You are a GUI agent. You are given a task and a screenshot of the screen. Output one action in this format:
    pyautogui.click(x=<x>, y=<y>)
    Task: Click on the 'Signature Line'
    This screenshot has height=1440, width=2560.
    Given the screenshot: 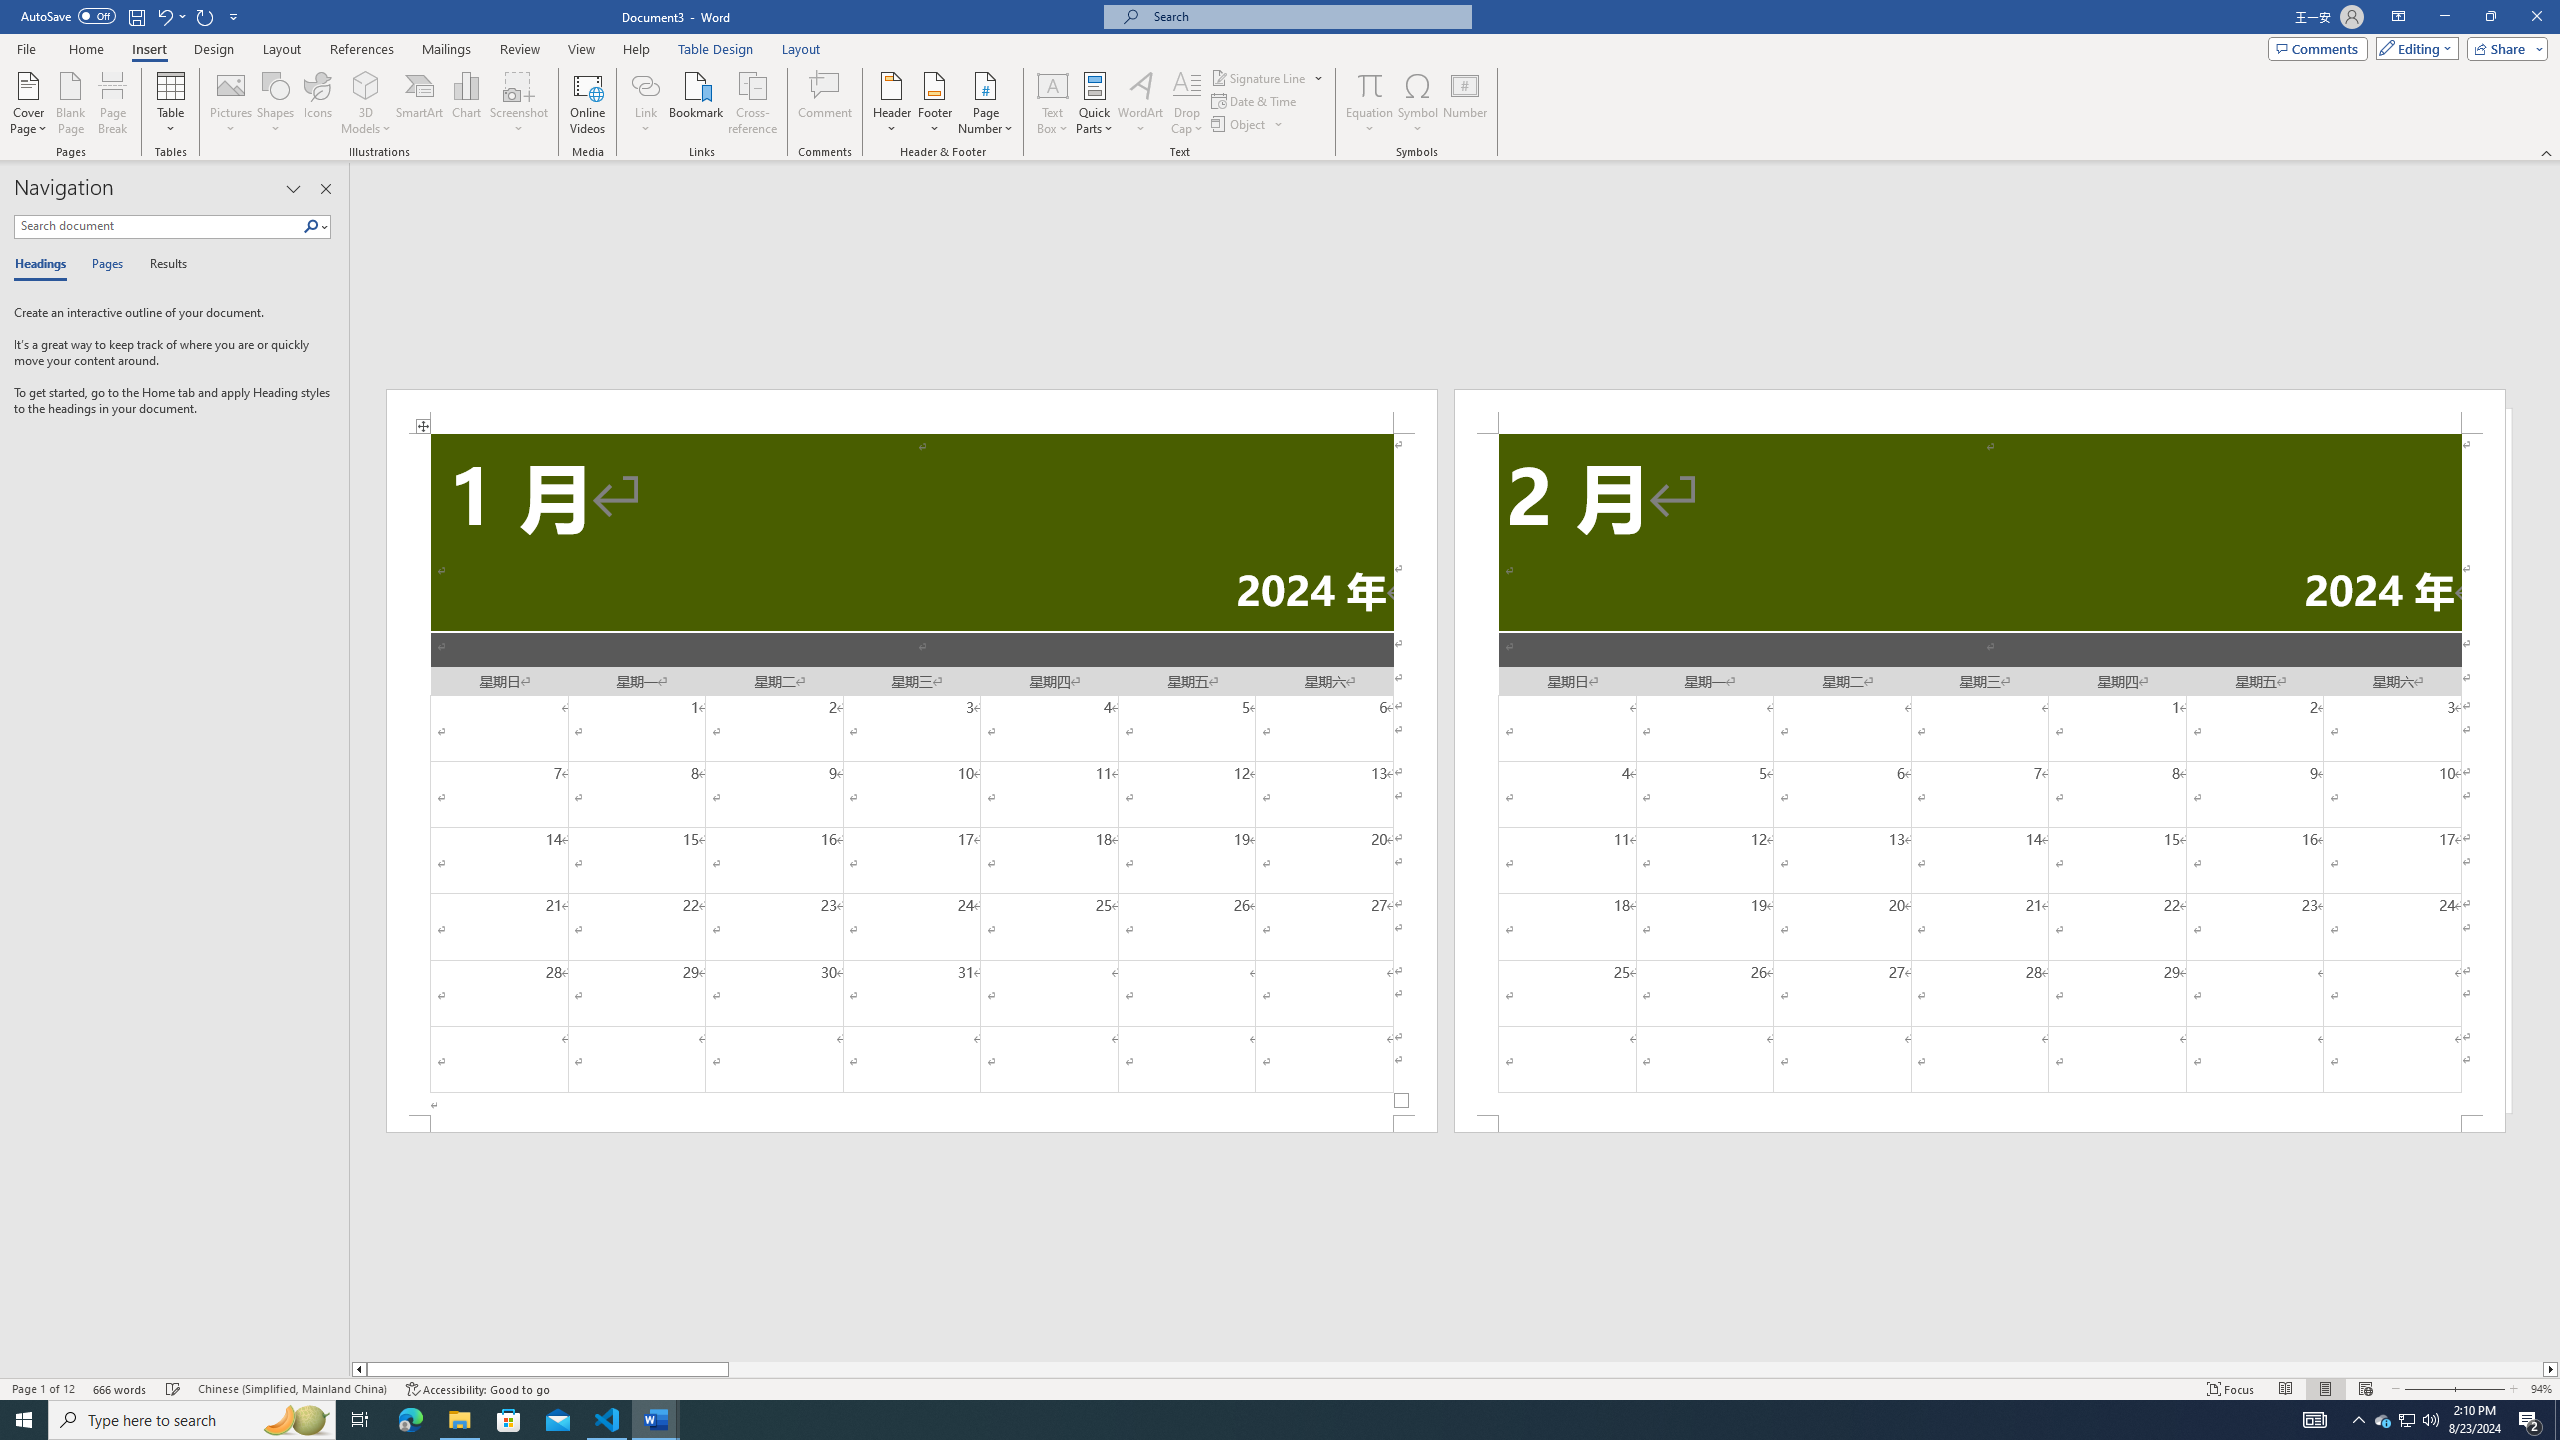 What is the action you would take?
    pyautogui.click(x=1267, y=77)
    